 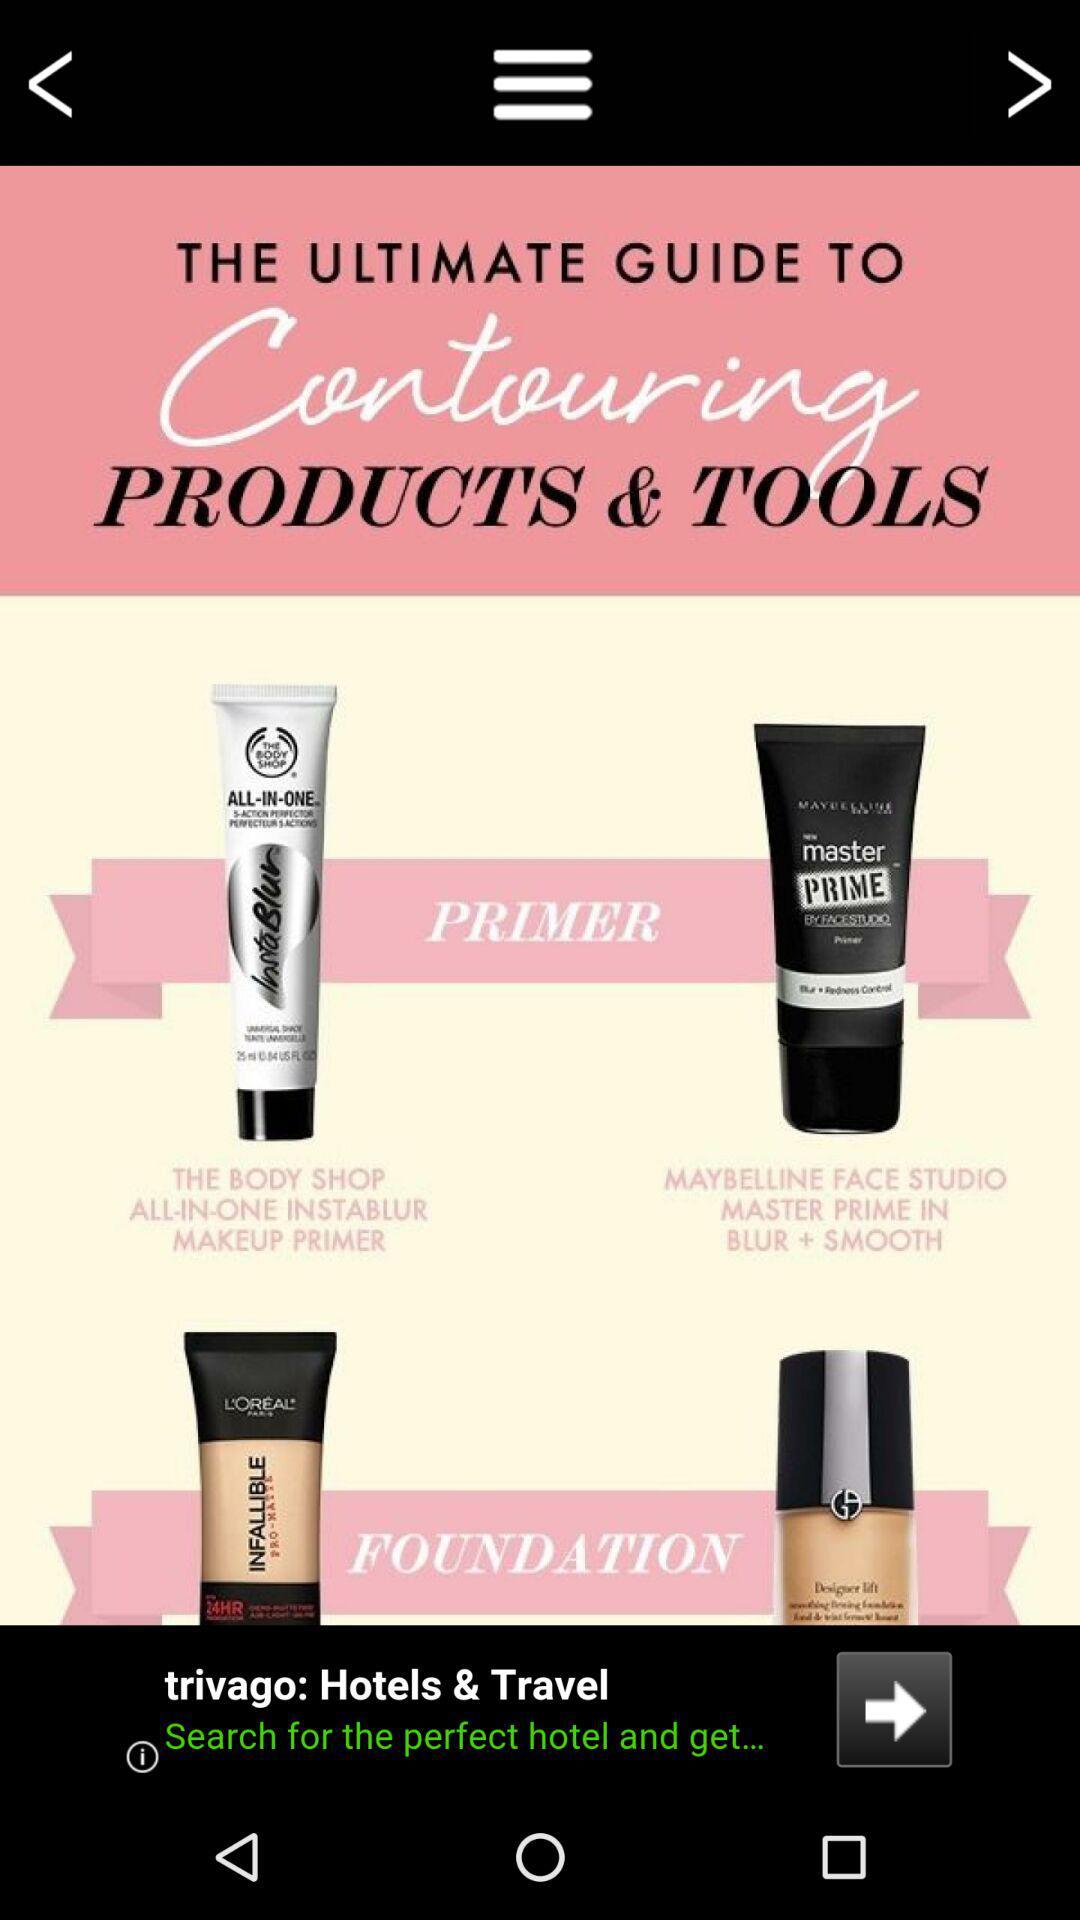 What do you see at coordinates (540, 1708) in the screenshot?
I see `advertisement` at bounding box center [540, 1708].